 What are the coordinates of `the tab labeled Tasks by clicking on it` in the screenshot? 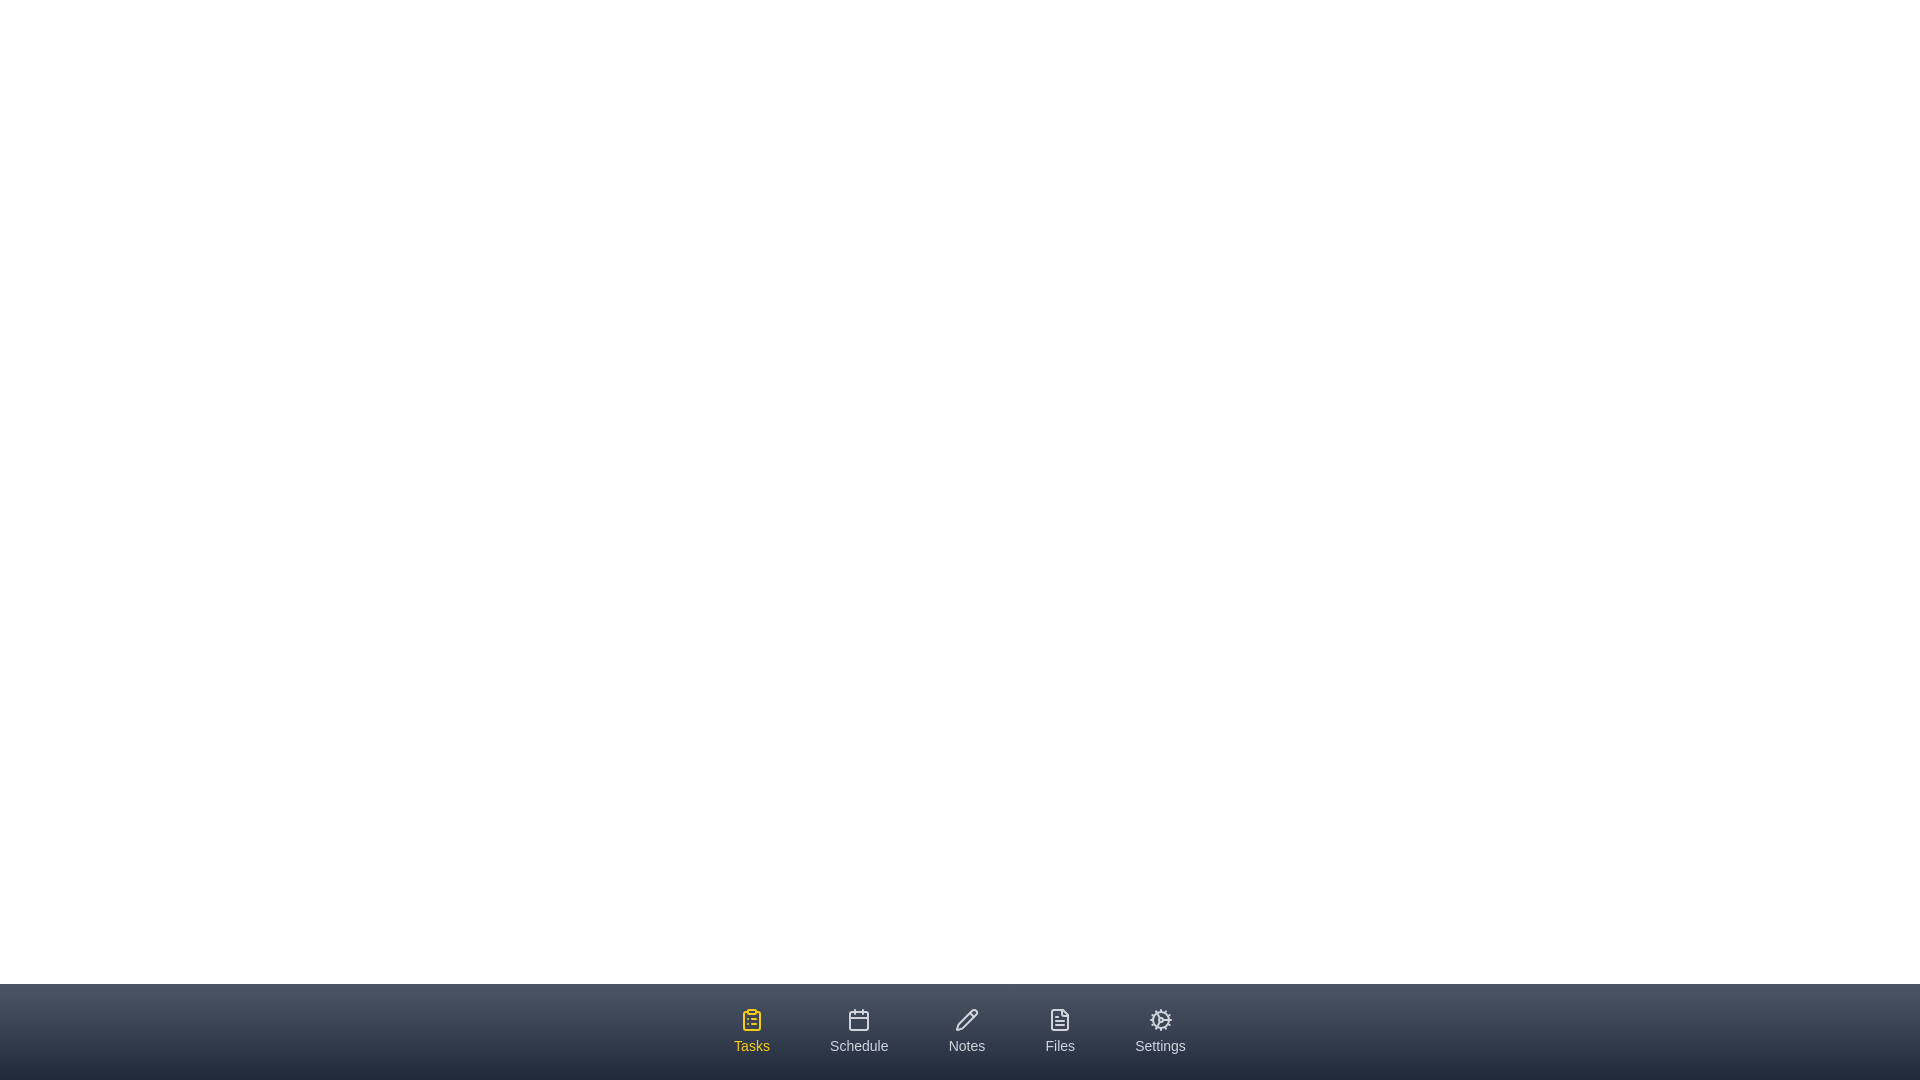 It's located at (751, 1032).